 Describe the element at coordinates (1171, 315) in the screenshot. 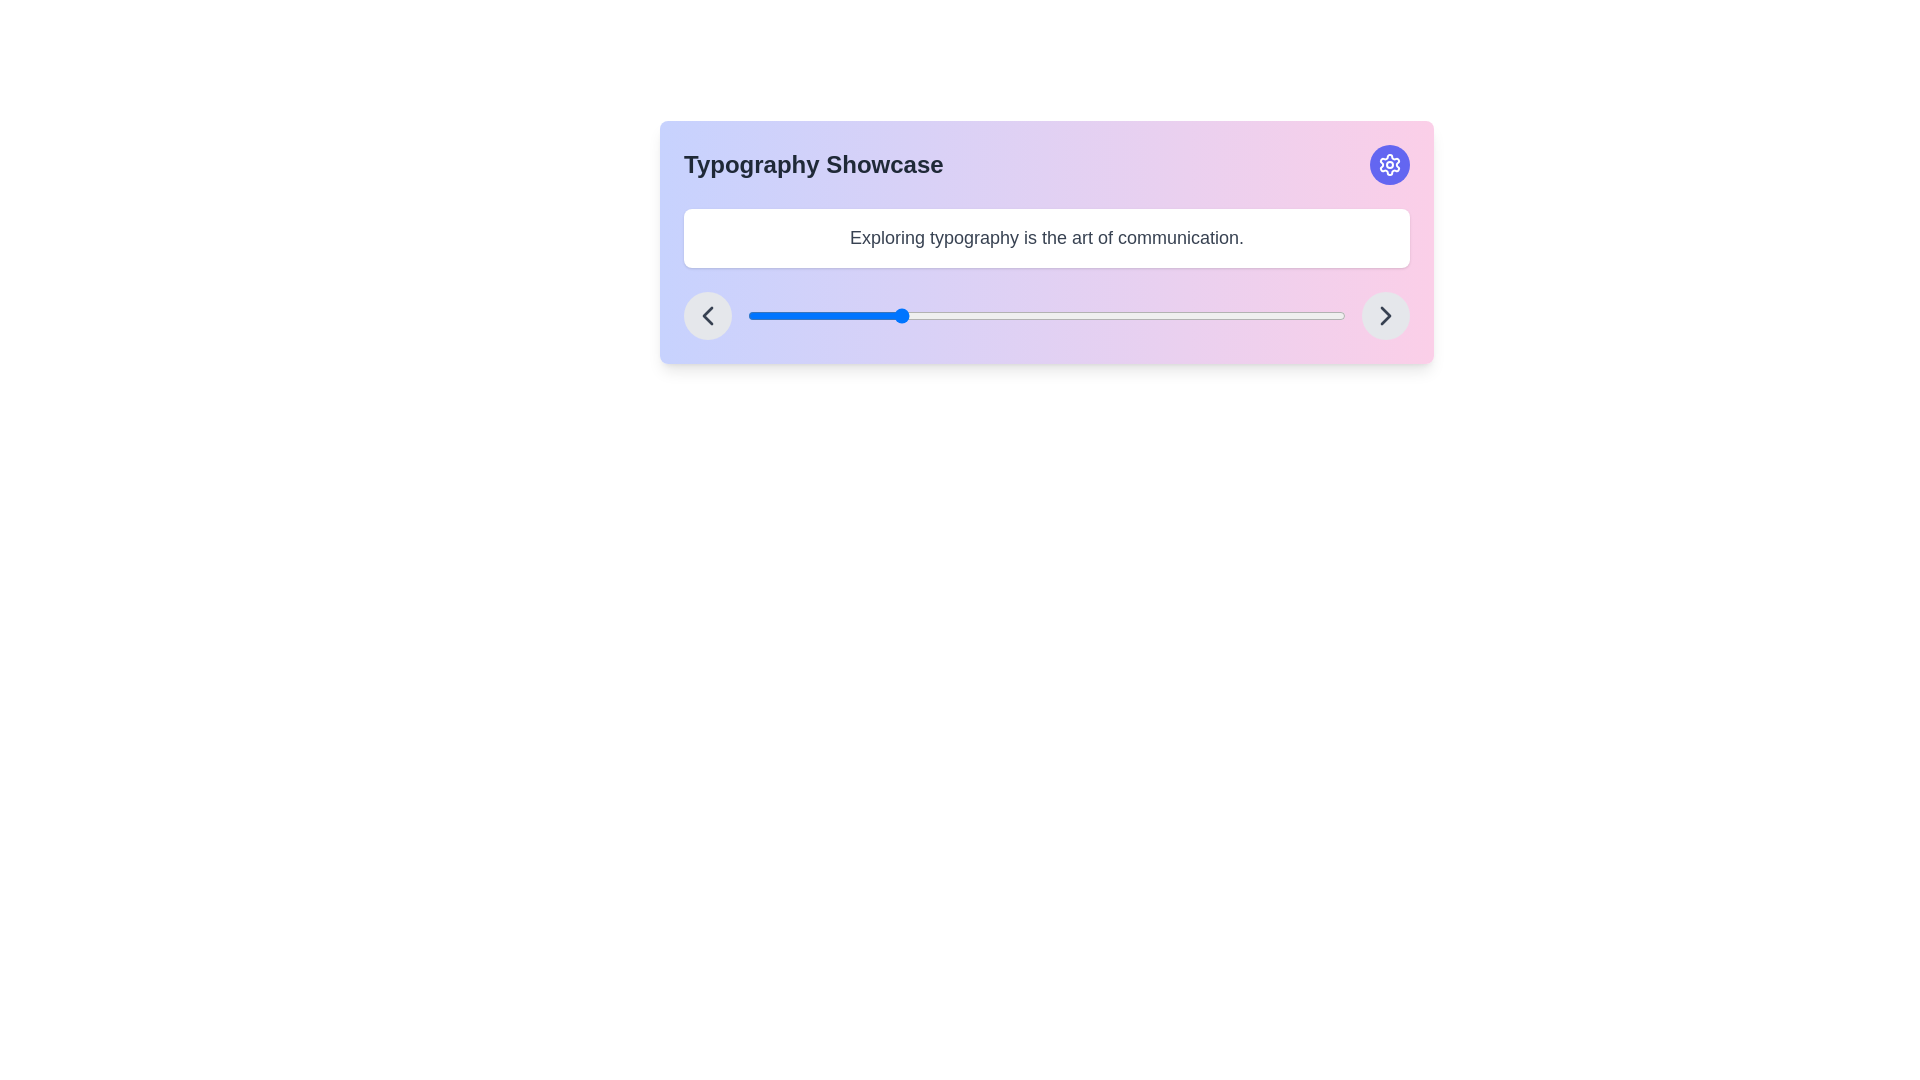

I see `the slider` at that location.